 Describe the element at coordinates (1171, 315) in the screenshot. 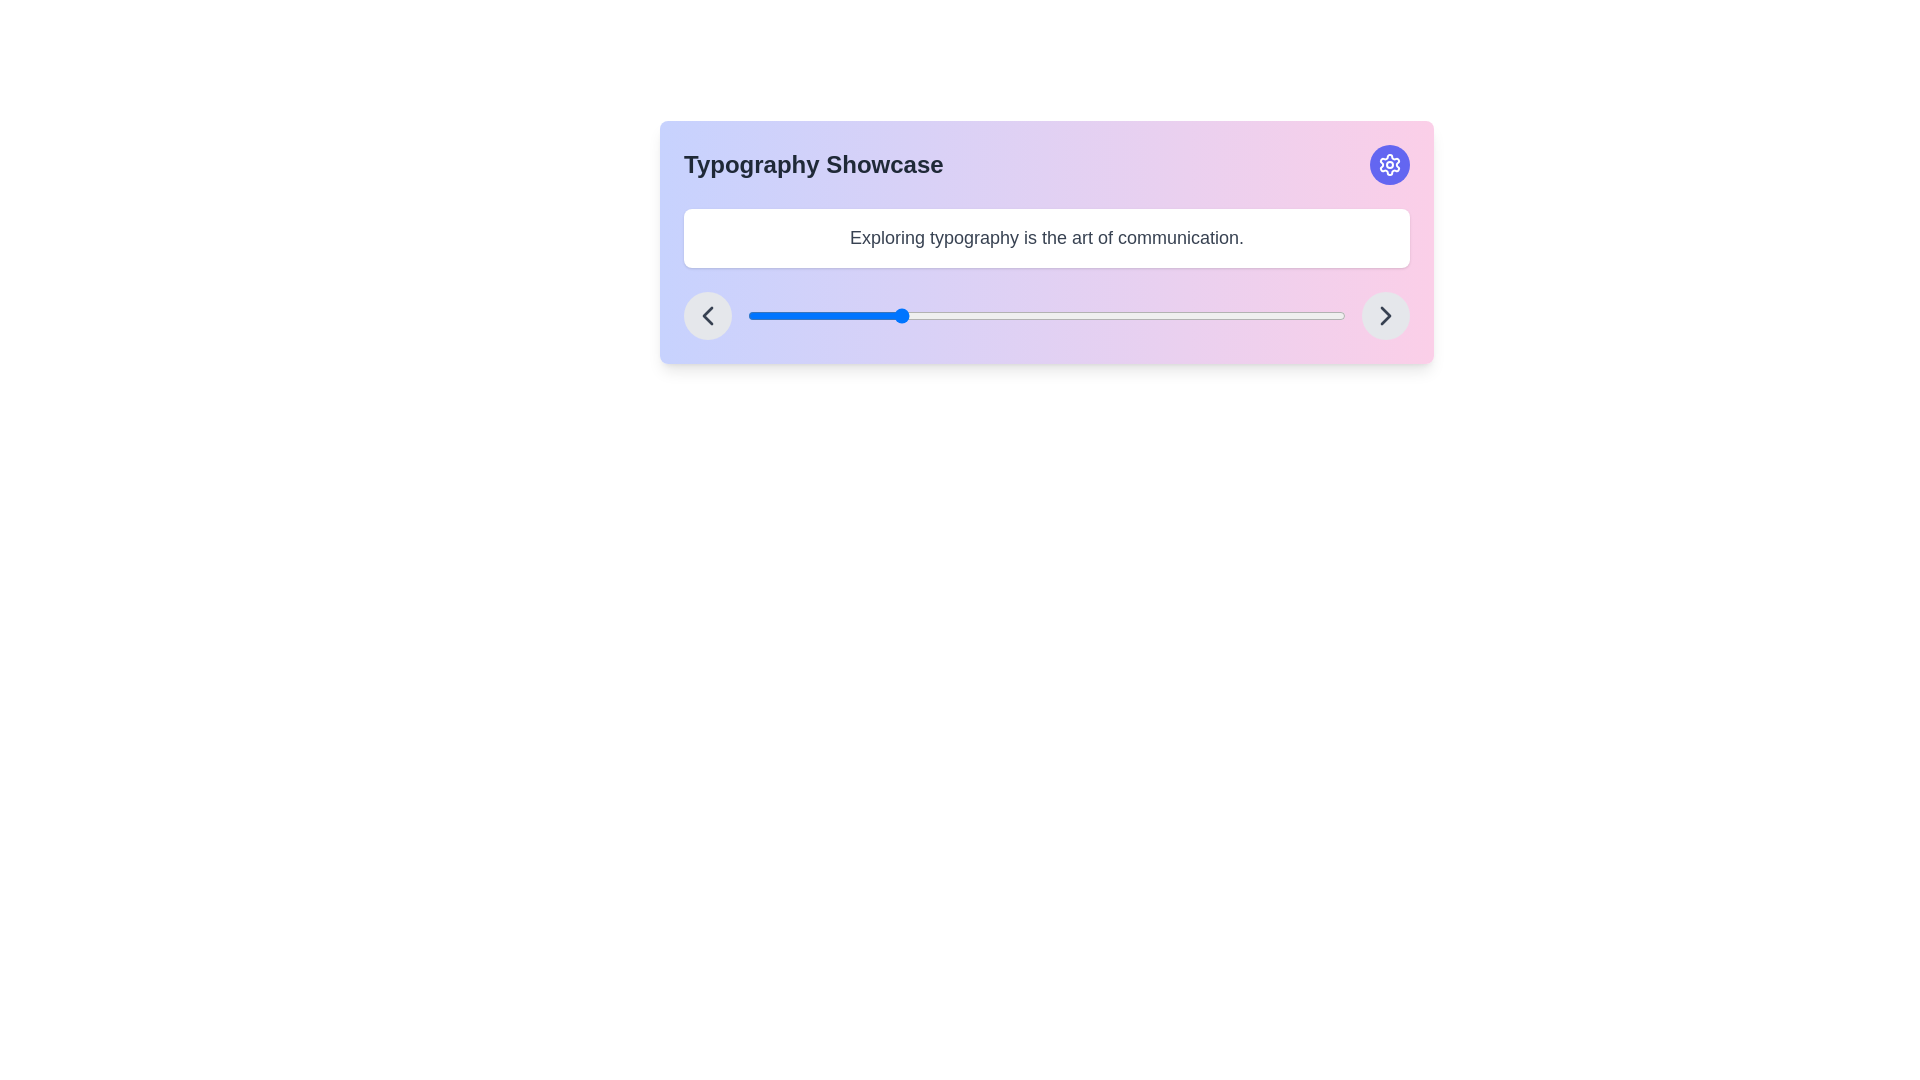

I see `the slider` at that location.